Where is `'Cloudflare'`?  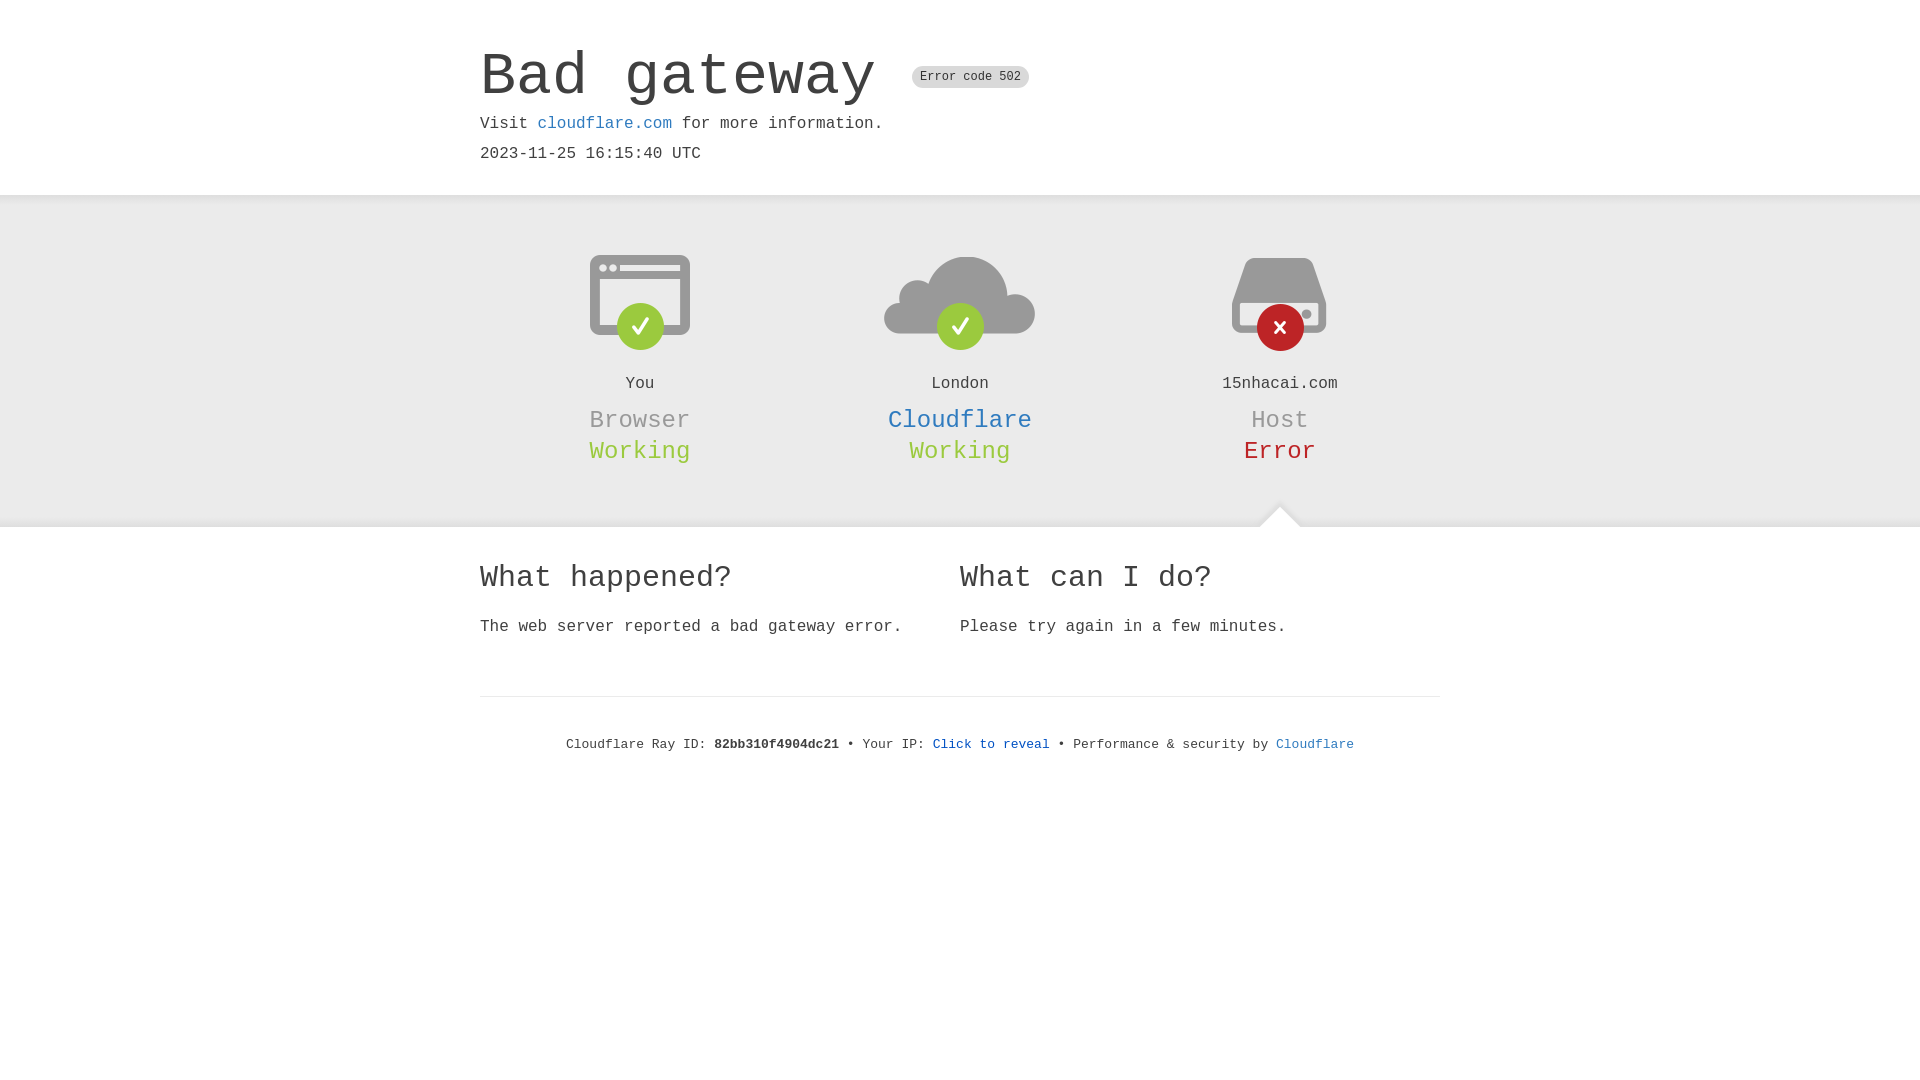
'Cloudflare' is located at coordinates (960, 419).